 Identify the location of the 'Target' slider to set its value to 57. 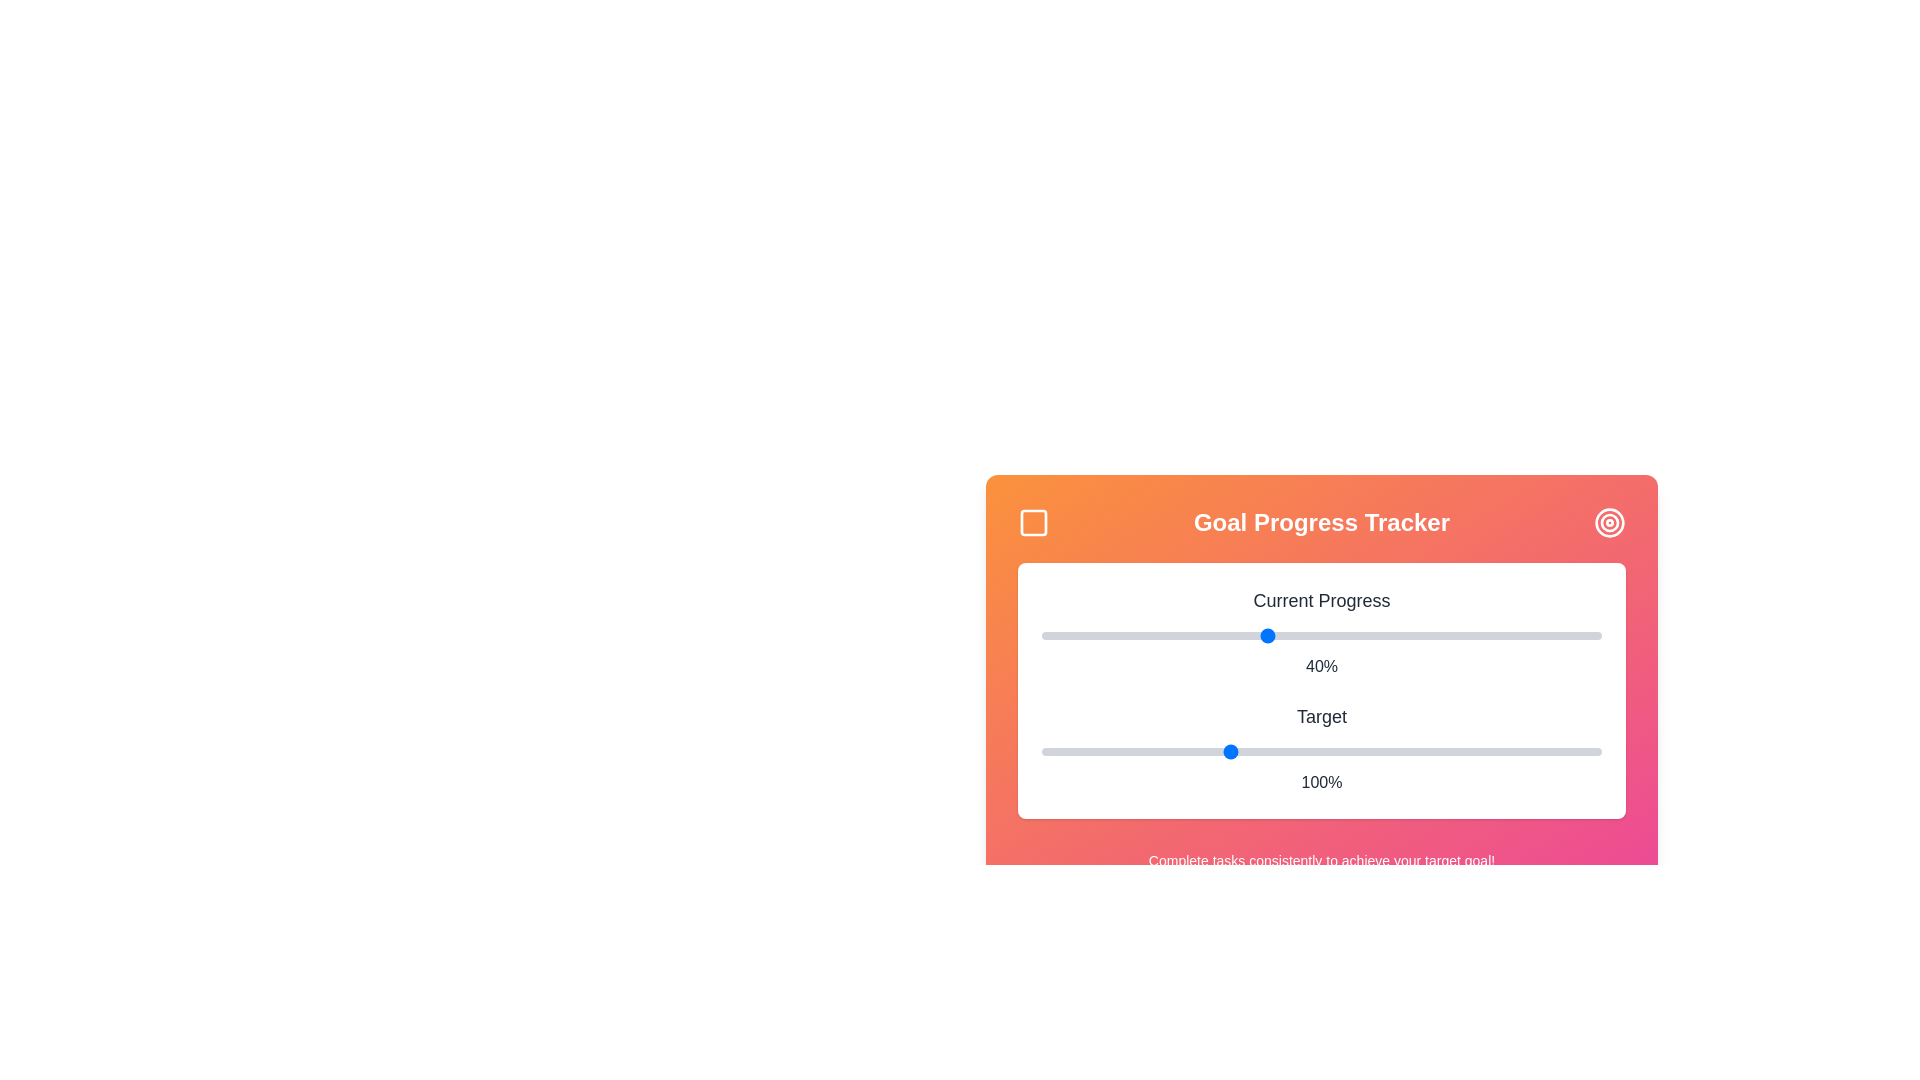
(1067, 752).